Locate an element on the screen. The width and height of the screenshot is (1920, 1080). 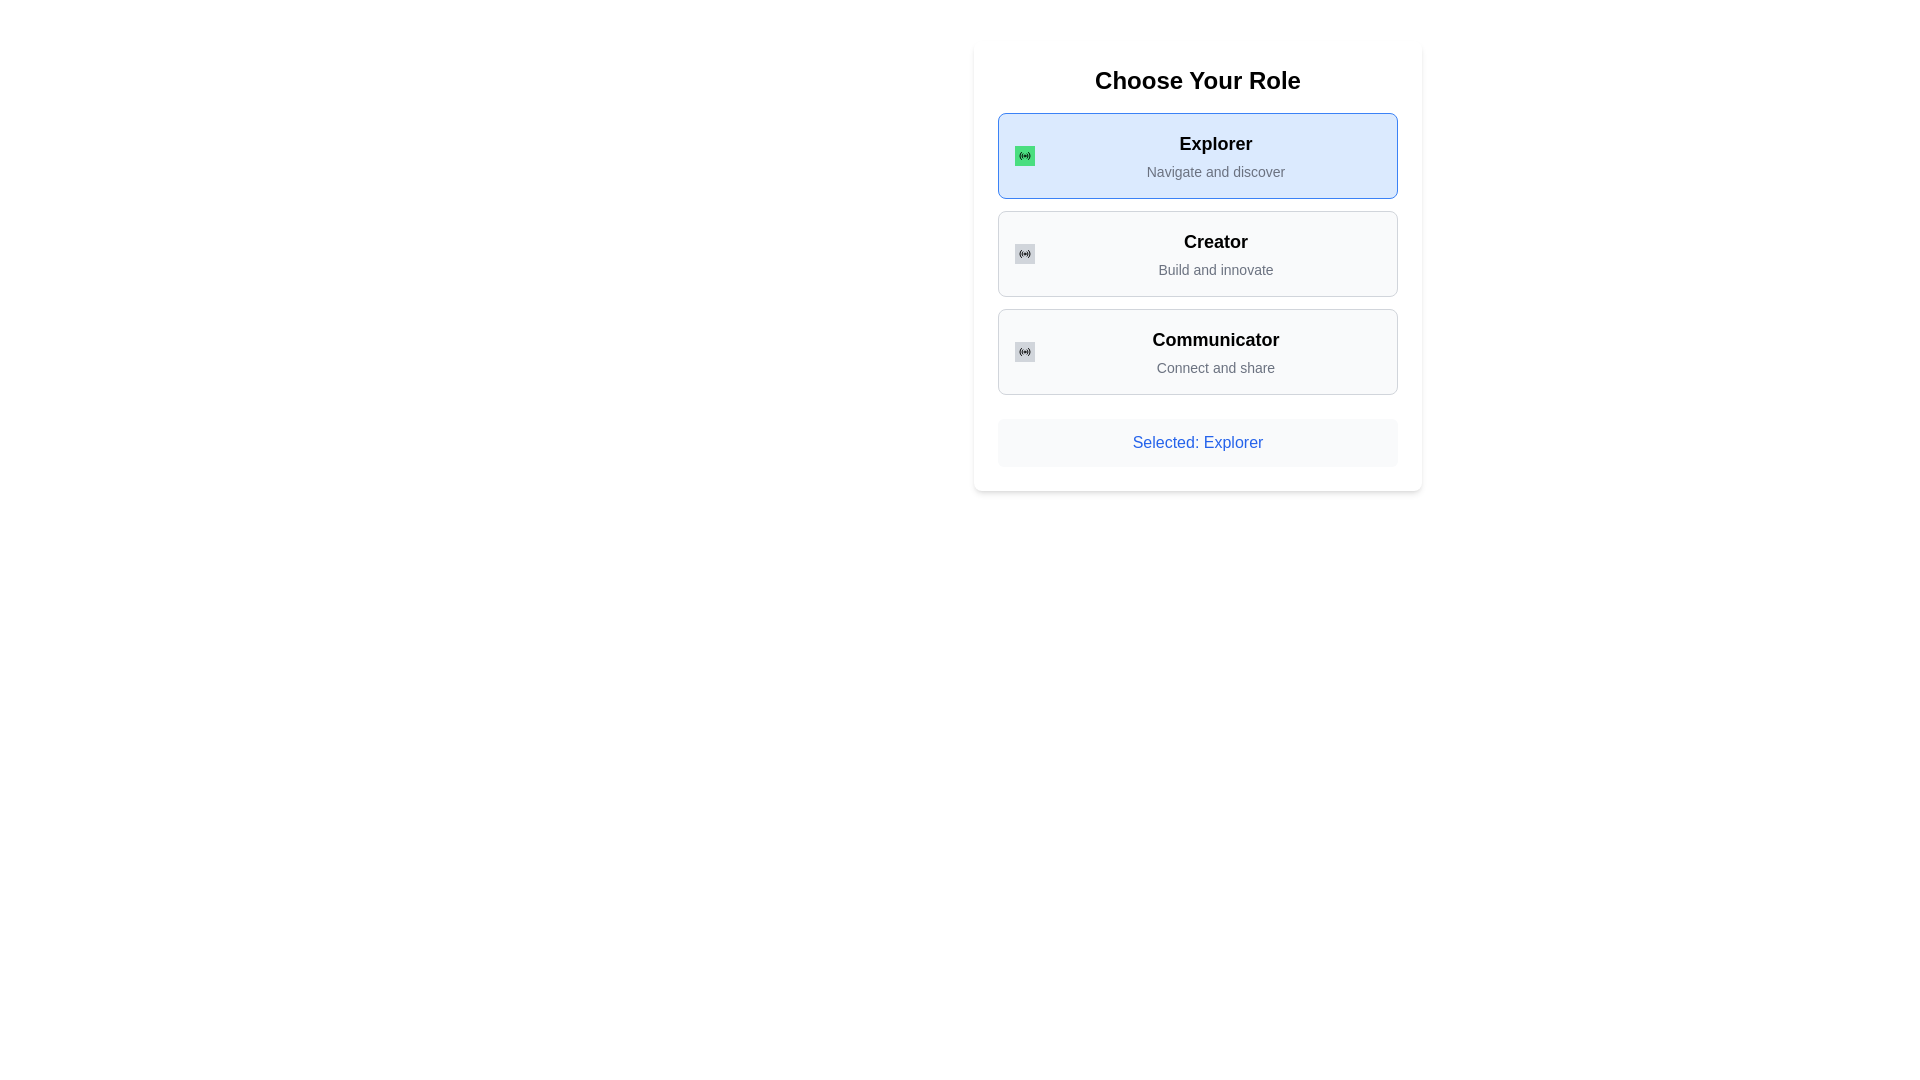
the bold text label displaying 'Communicator', which is positioned above the 'Connect and share' label and is centrally located within a group of selectable roles is located at coordinates (1214, 338).